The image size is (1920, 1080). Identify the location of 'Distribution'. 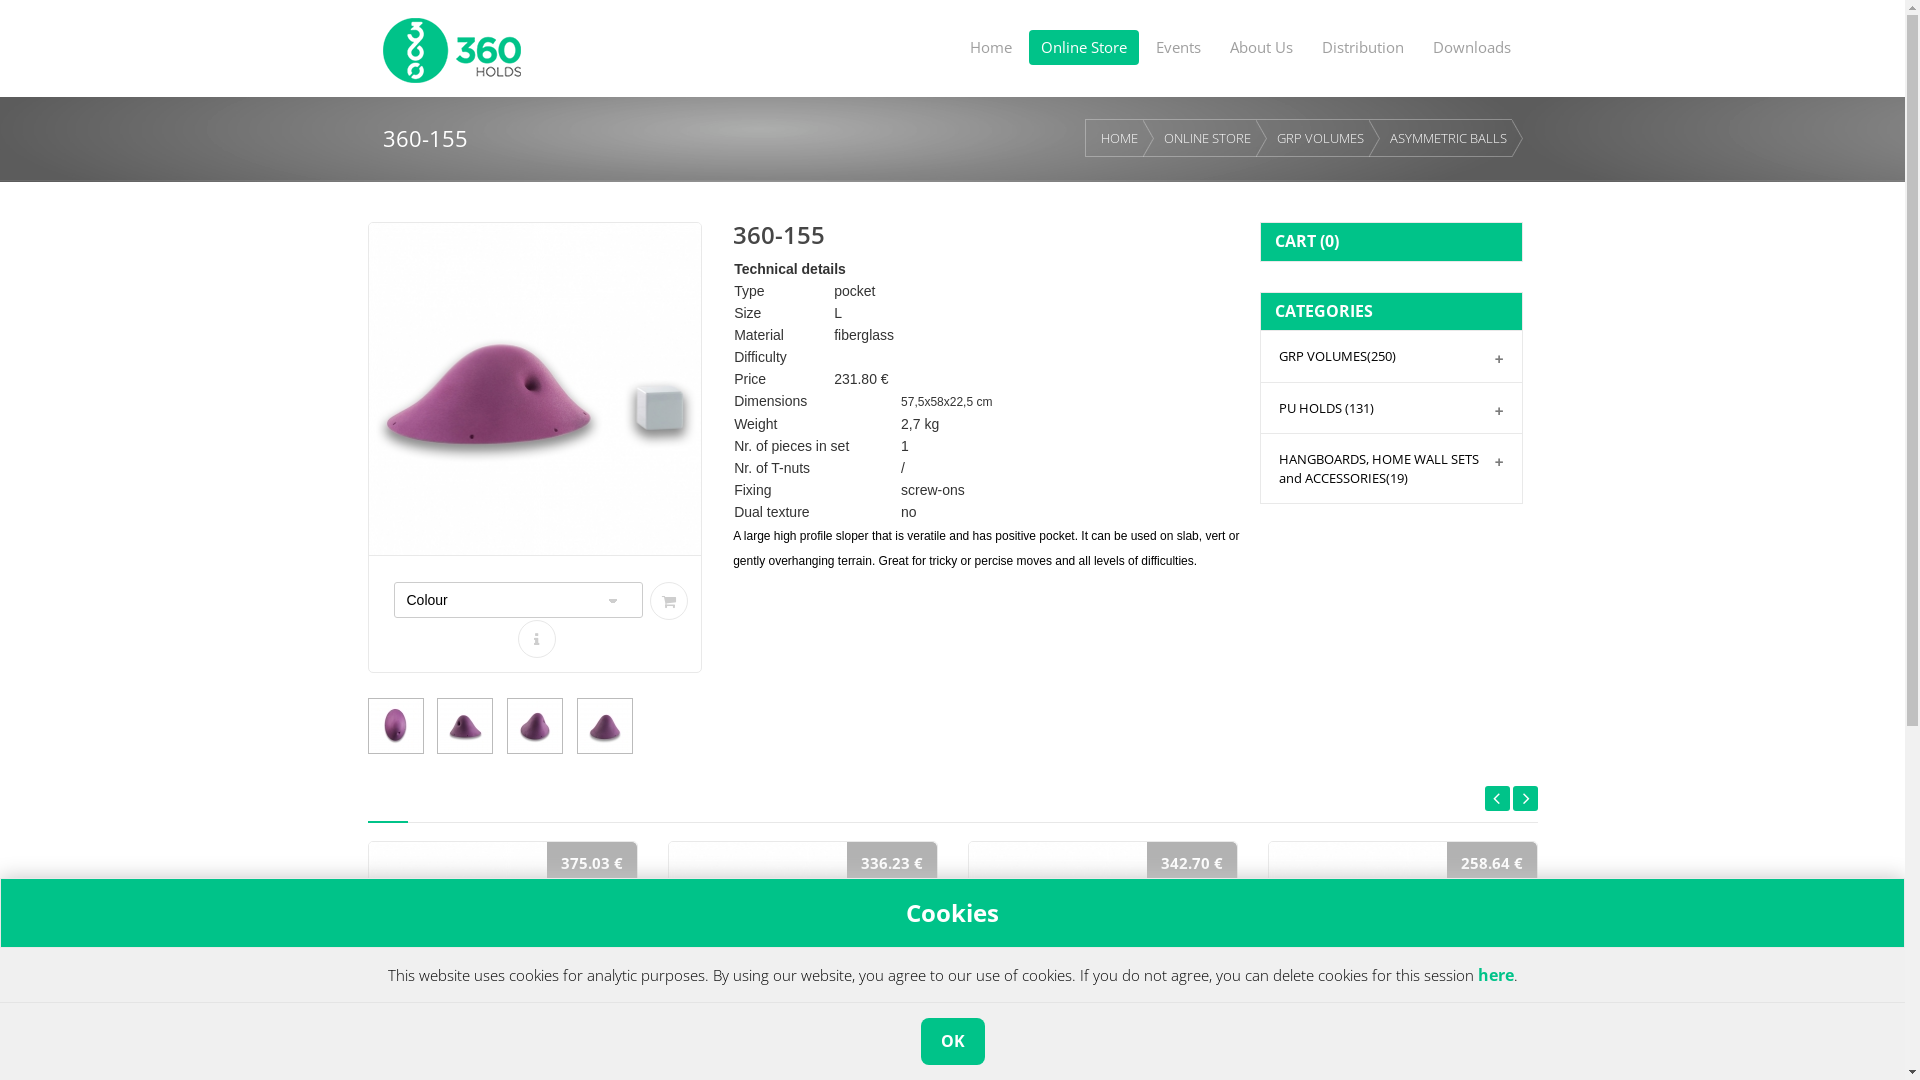
(1362, 46).